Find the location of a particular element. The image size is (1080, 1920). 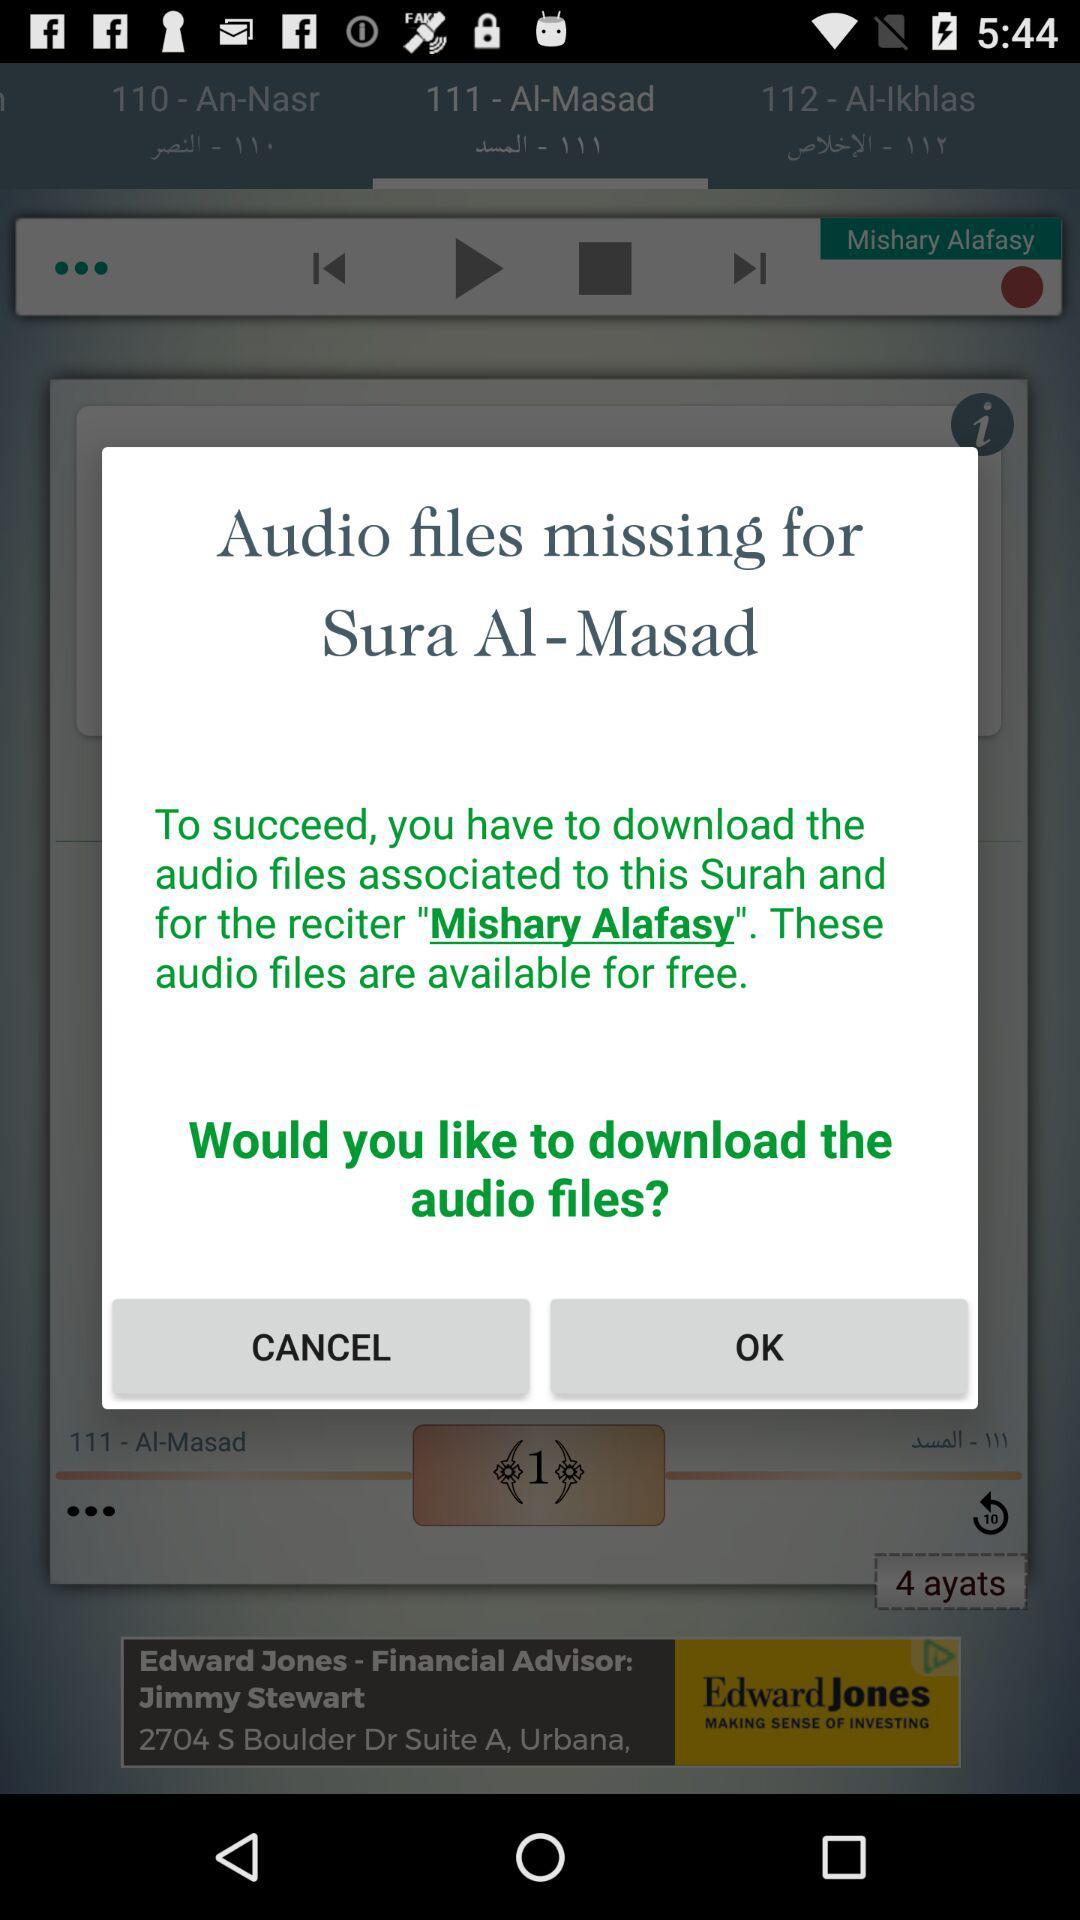

icon to the right of the cancel item is located at coordinates (759, 1346).